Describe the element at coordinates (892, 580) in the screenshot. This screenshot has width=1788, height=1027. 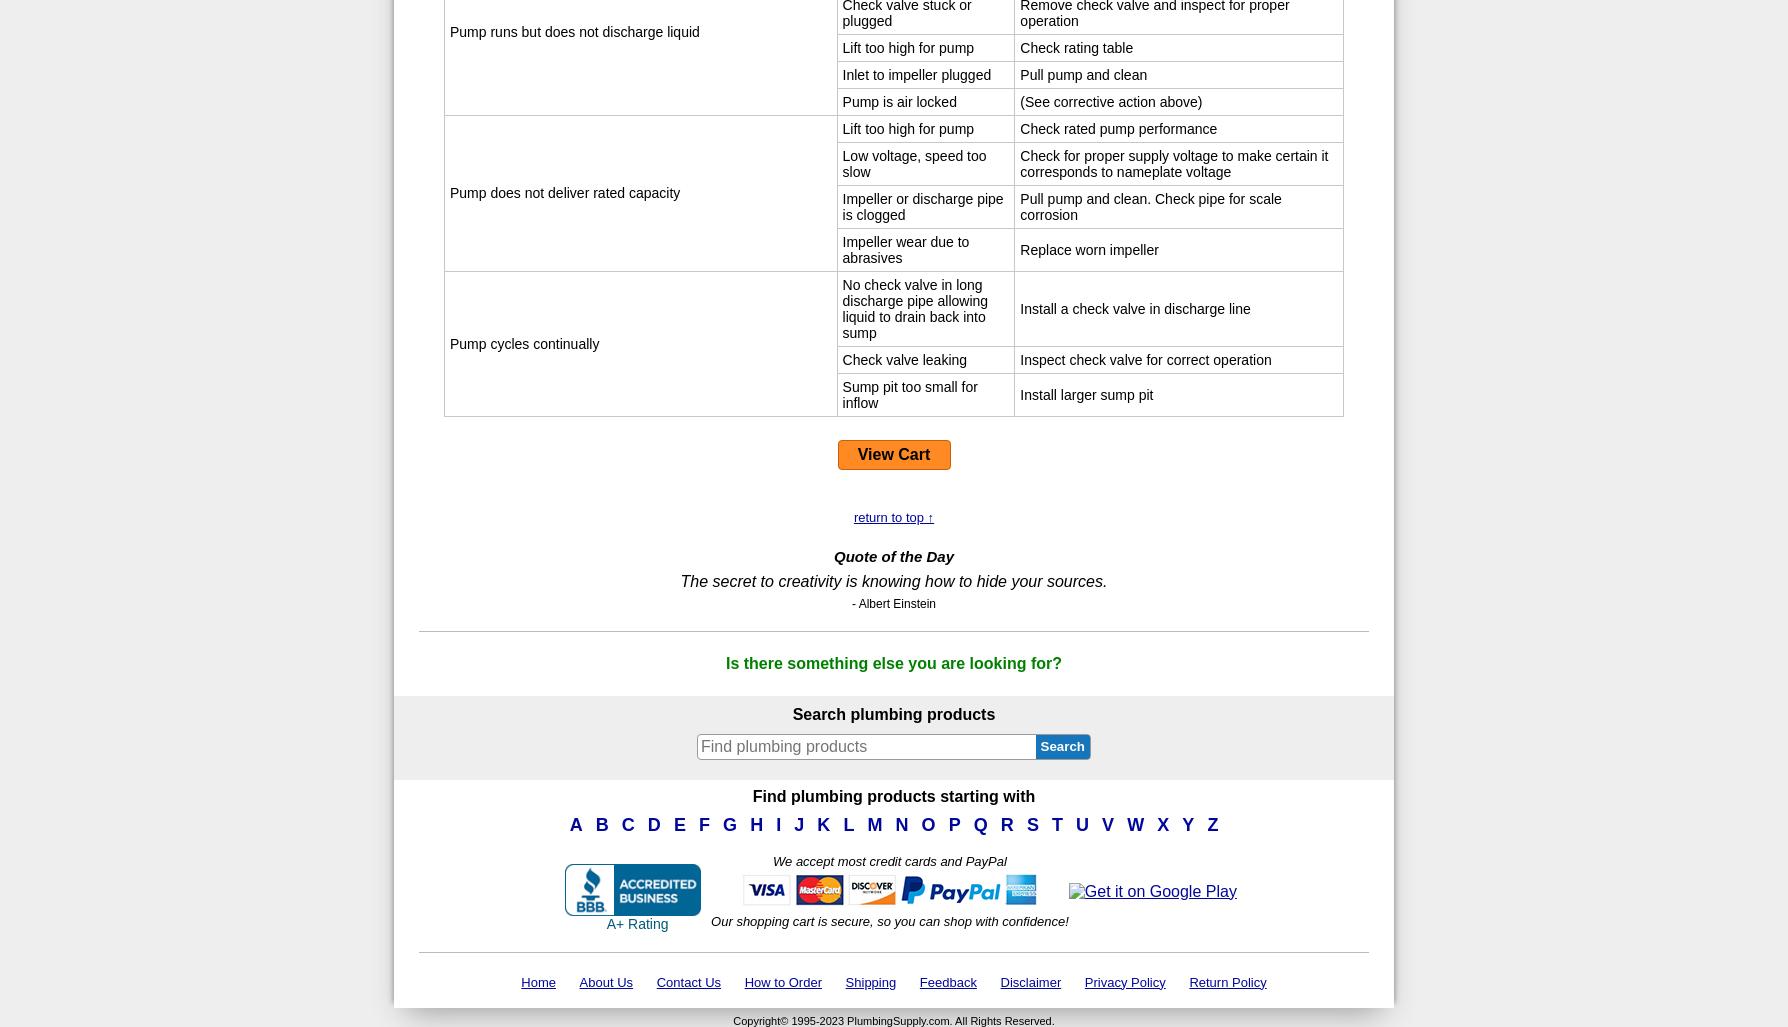
I see `'The secret to creativity is knowing how to hide your sources.'` at that location.